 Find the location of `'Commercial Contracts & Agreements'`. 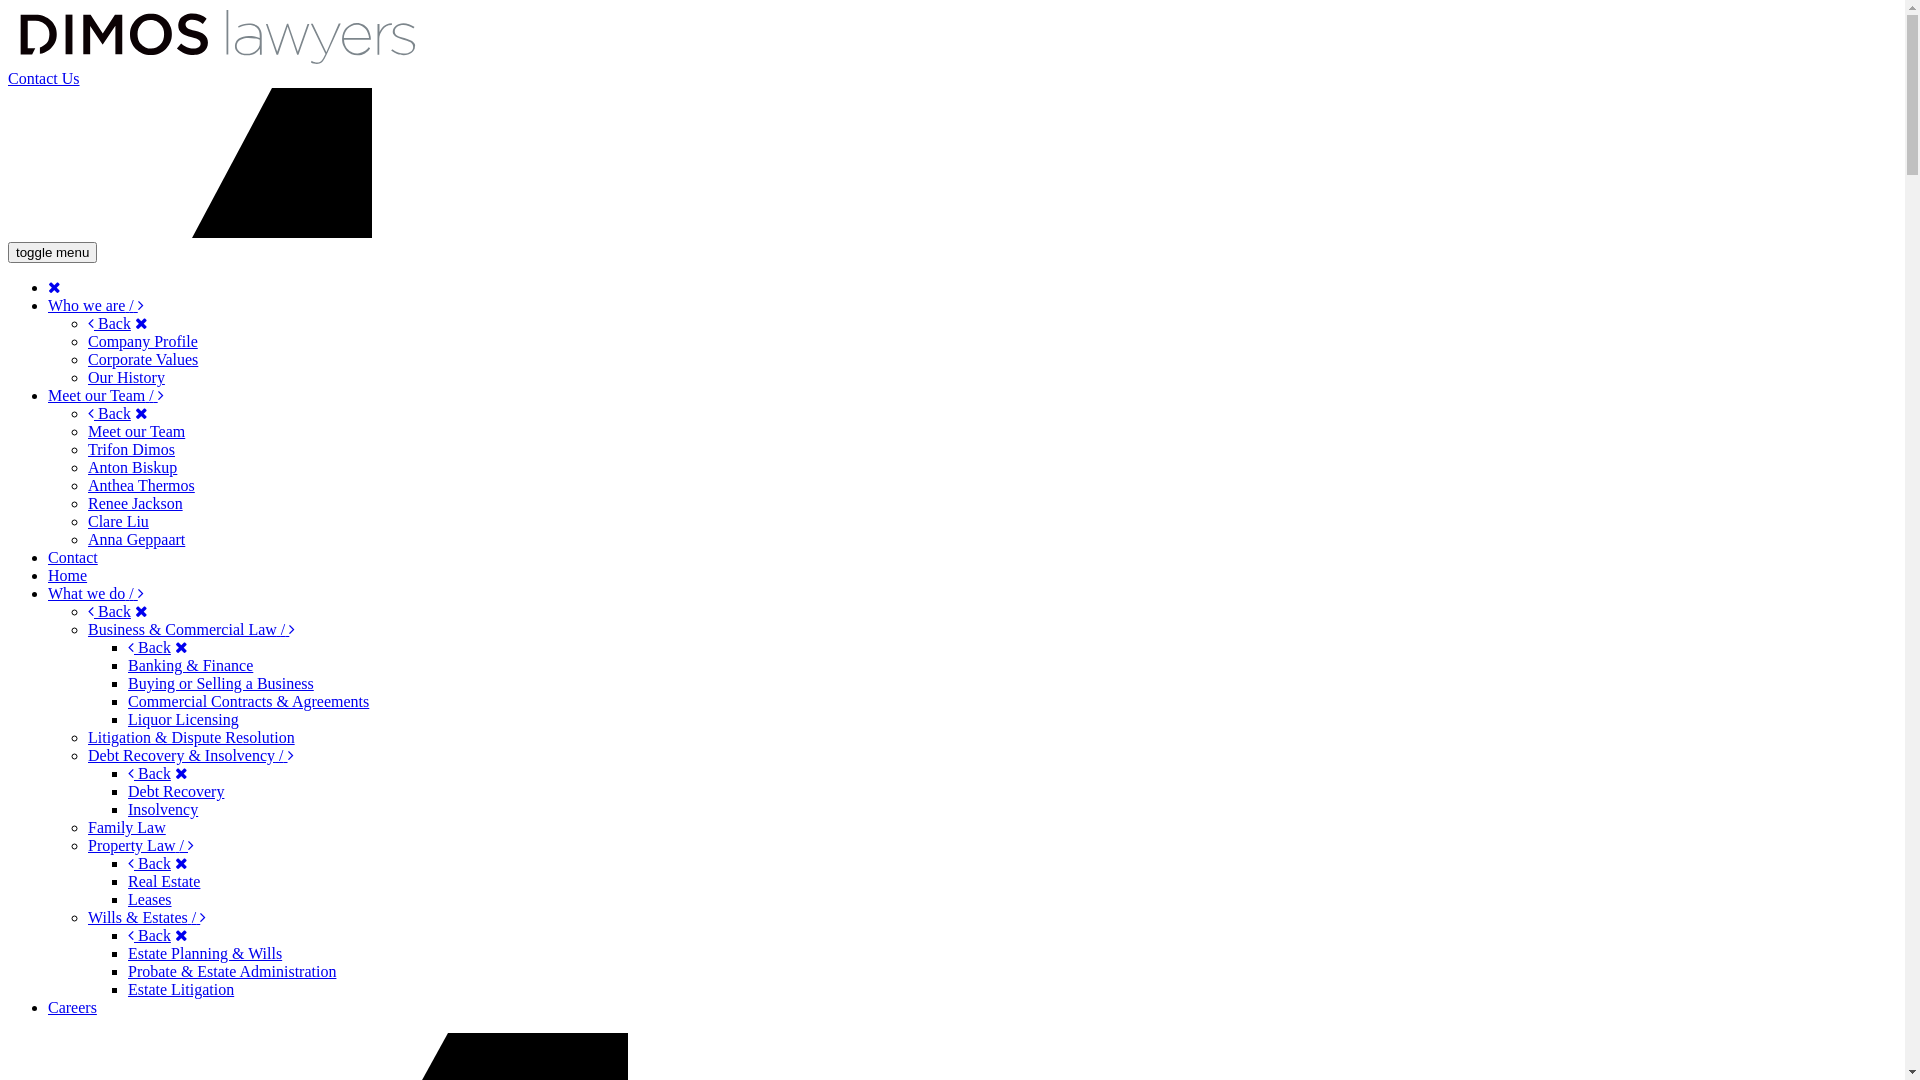

'Commercial Contracts & Agreements' is located at coordinates (247, 700).